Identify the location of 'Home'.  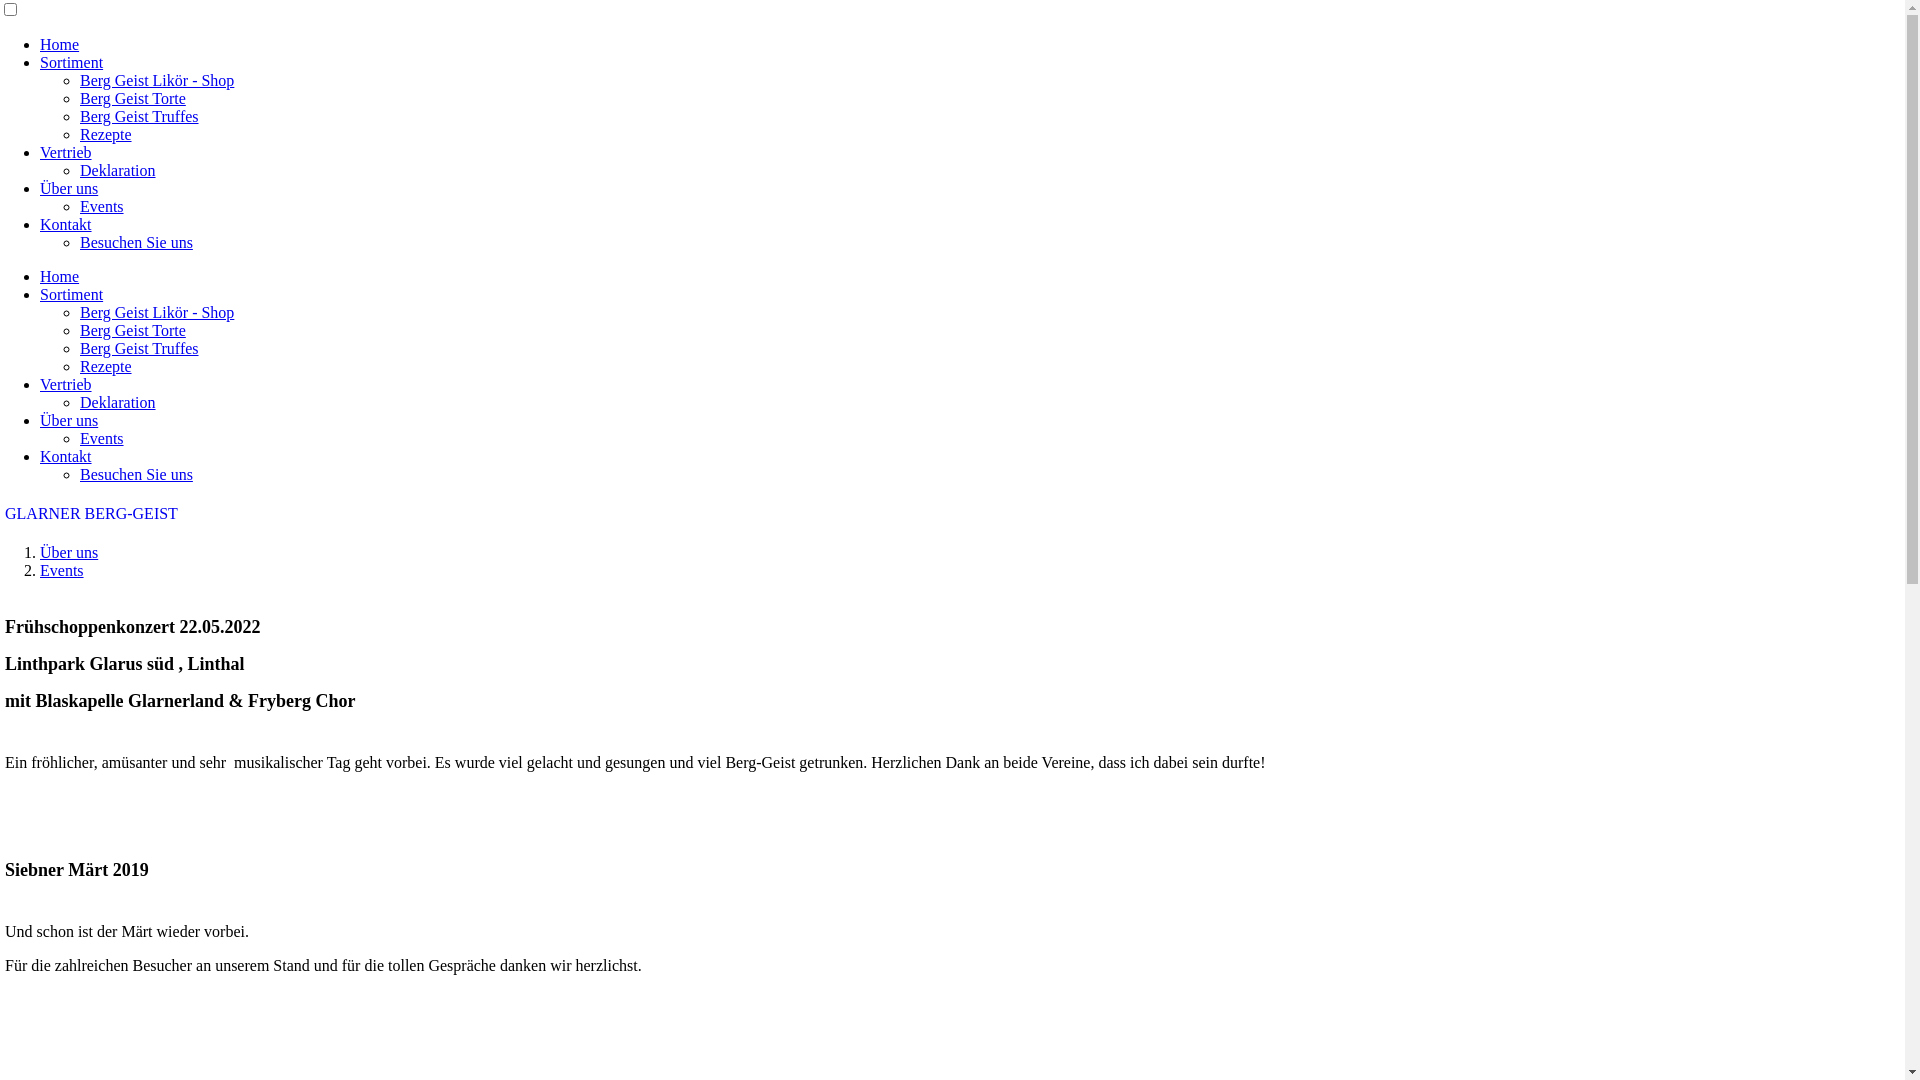
(59, 276).